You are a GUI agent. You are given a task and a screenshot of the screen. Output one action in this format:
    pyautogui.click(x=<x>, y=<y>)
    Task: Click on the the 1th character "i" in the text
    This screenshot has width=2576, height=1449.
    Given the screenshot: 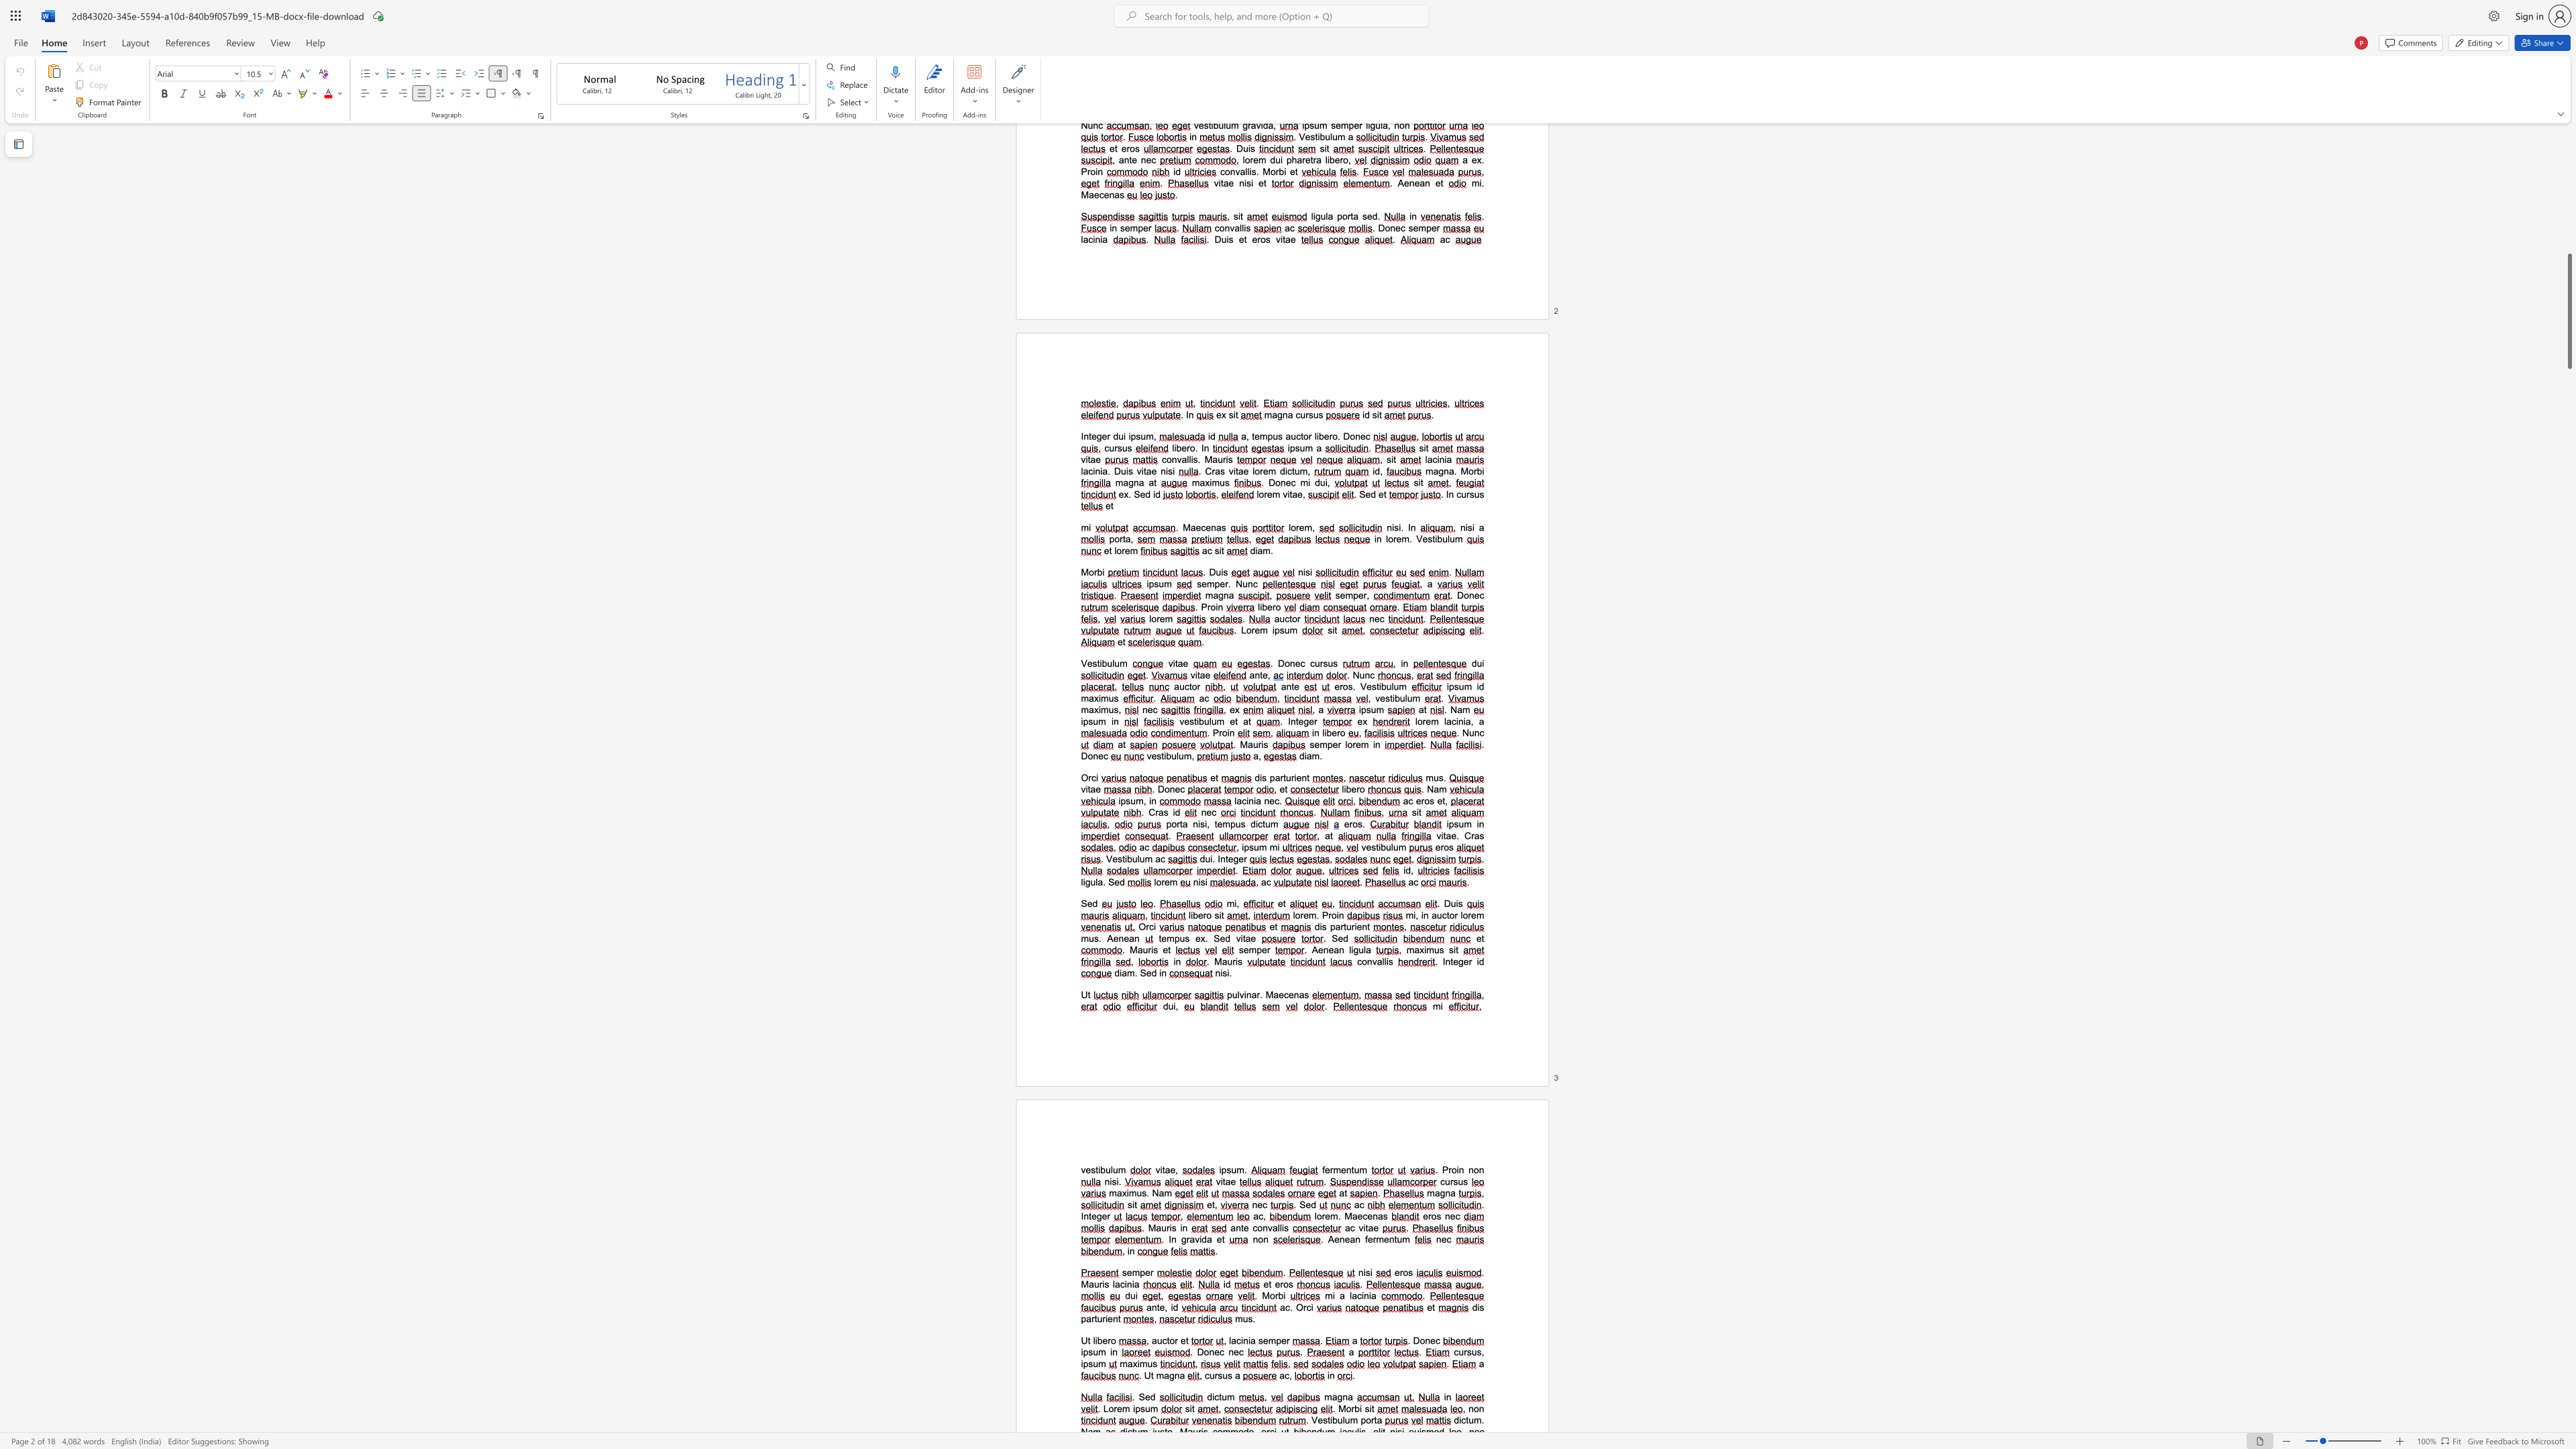 What is the action you would take?
    pyautogui.click(x=1457, y=1170)
    